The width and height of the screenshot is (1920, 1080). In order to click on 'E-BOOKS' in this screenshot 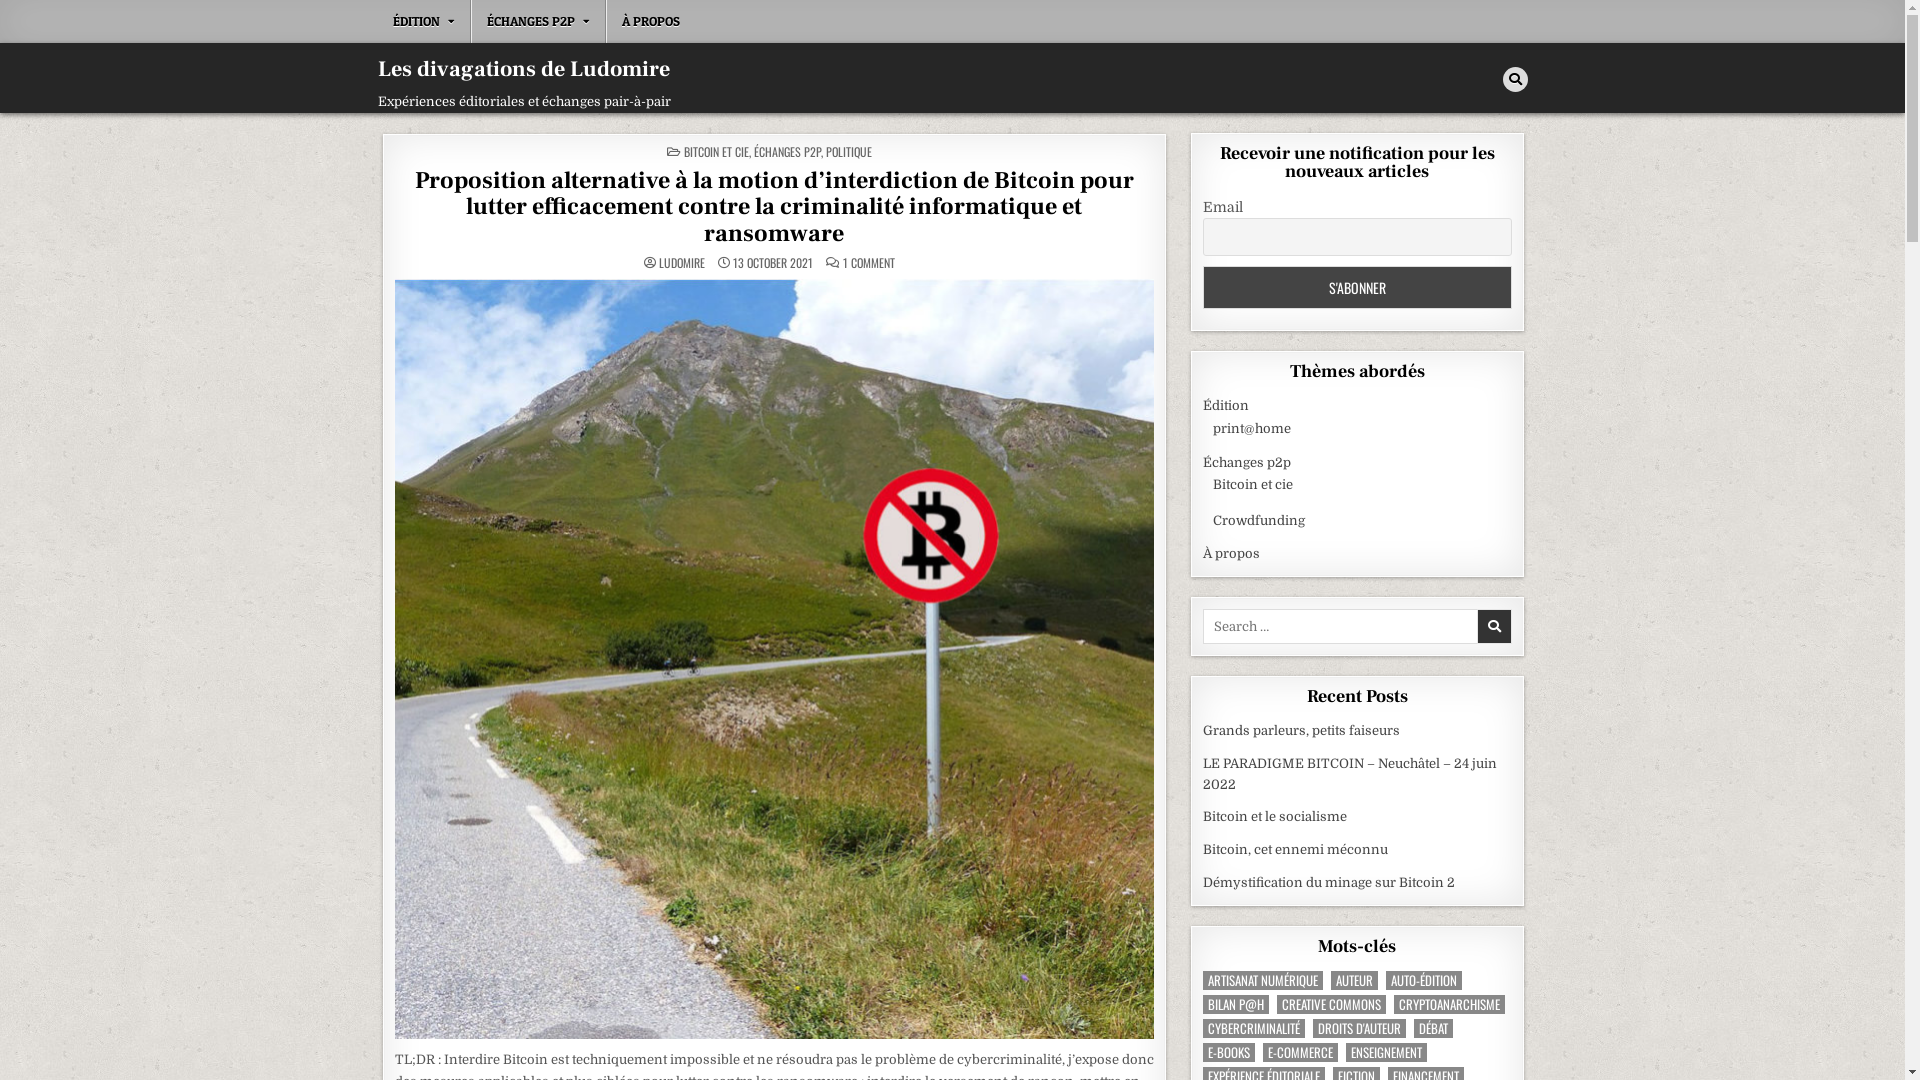, I will do `click(1227, 1051)`.